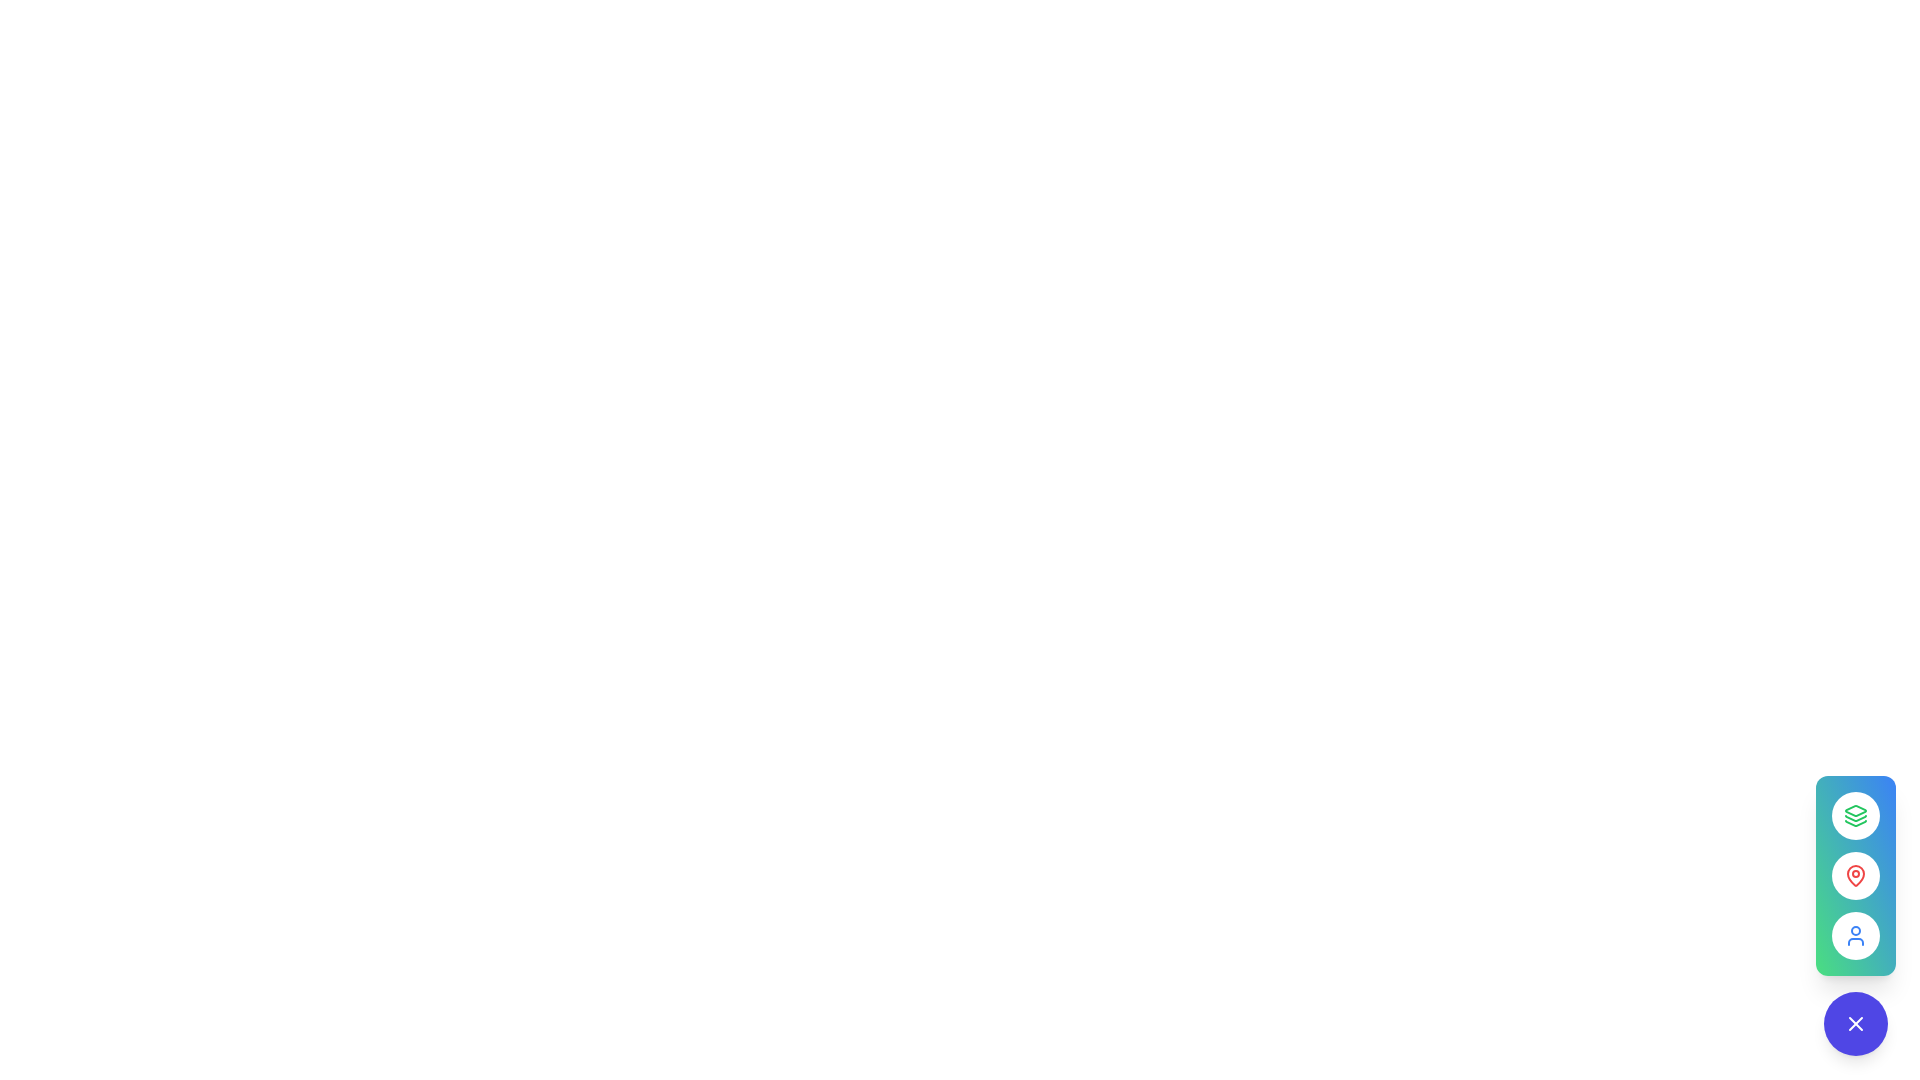 The width and height of the screenshot is (1920, 1080). I want to click on the uppermost graphical icon on the right-hand edge of the interface, so click(1855, 810).